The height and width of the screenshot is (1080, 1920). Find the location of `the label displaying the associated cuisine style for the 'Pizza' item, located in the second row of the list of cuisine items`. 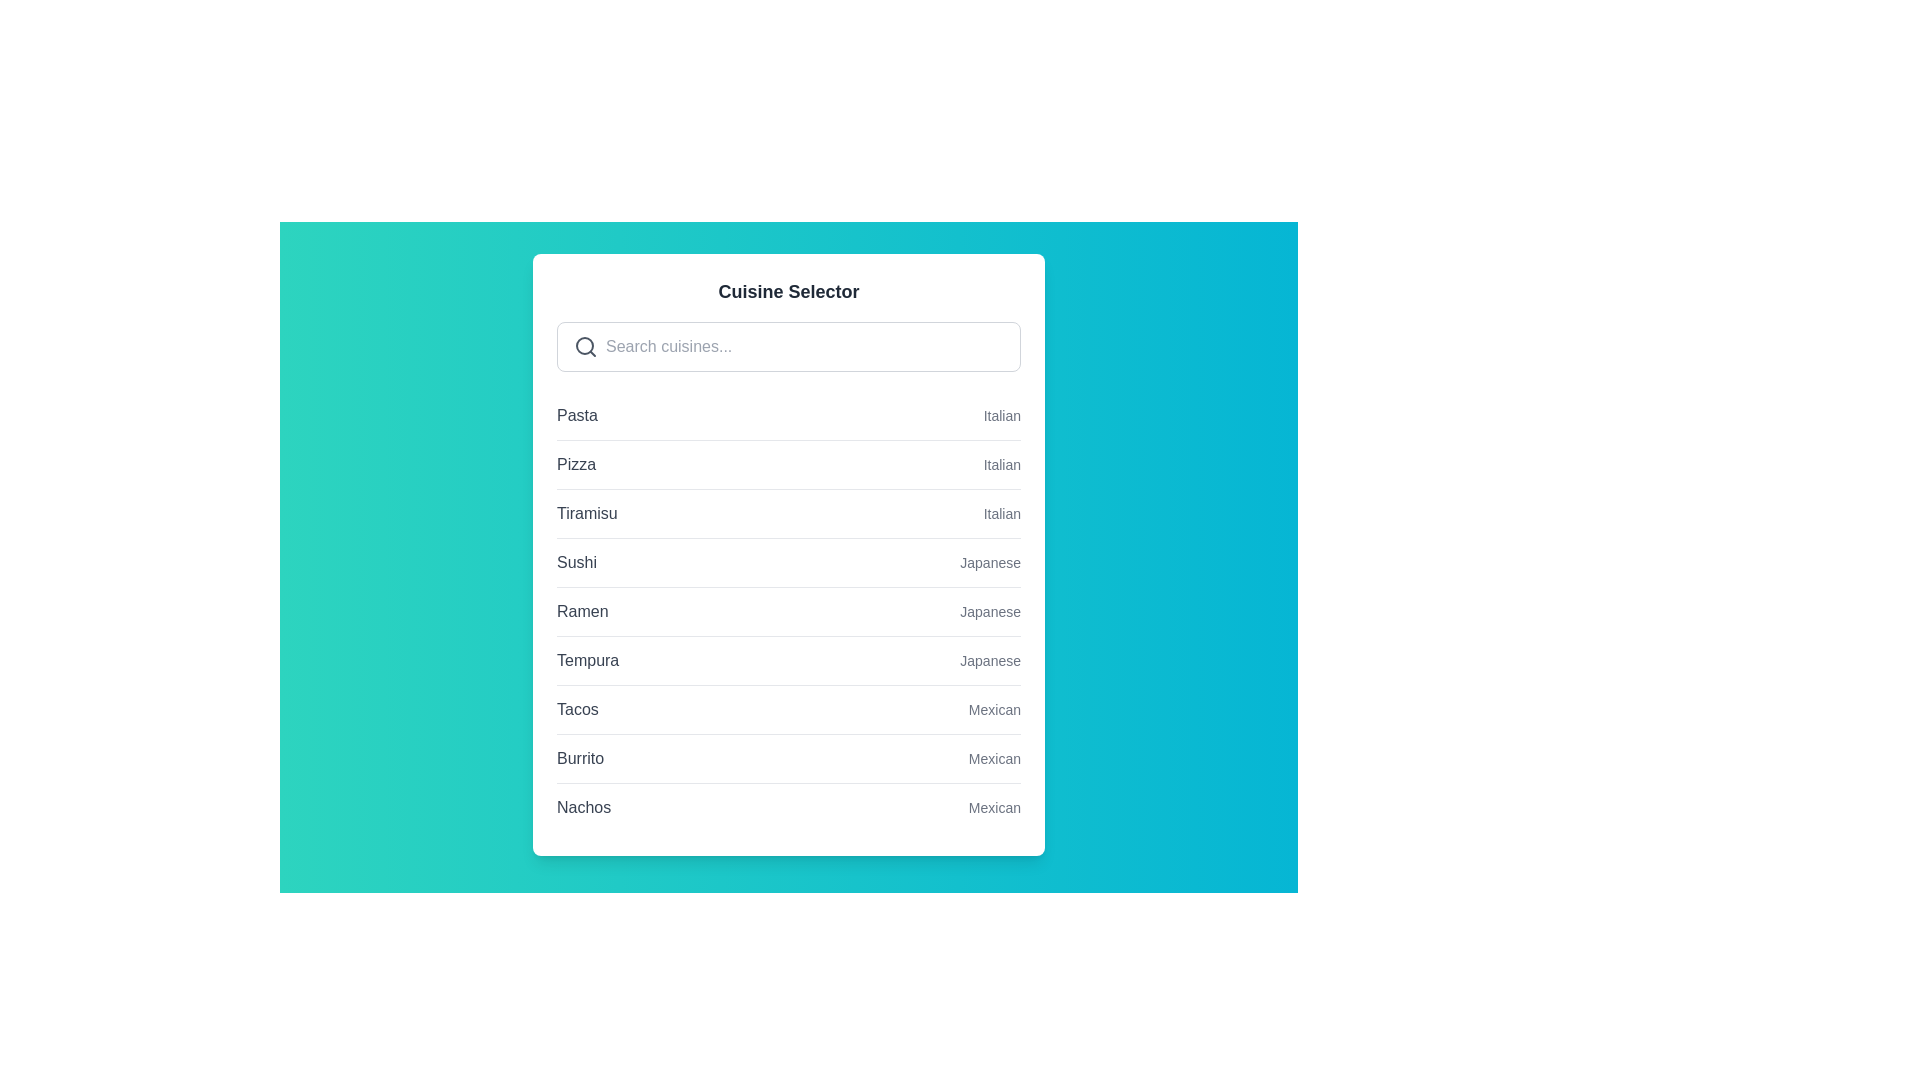

the label displaying the associated cuisine style for the 'Pizza' item, located in the second row of the list of cuisine items is located at coordinates (1002, 465).